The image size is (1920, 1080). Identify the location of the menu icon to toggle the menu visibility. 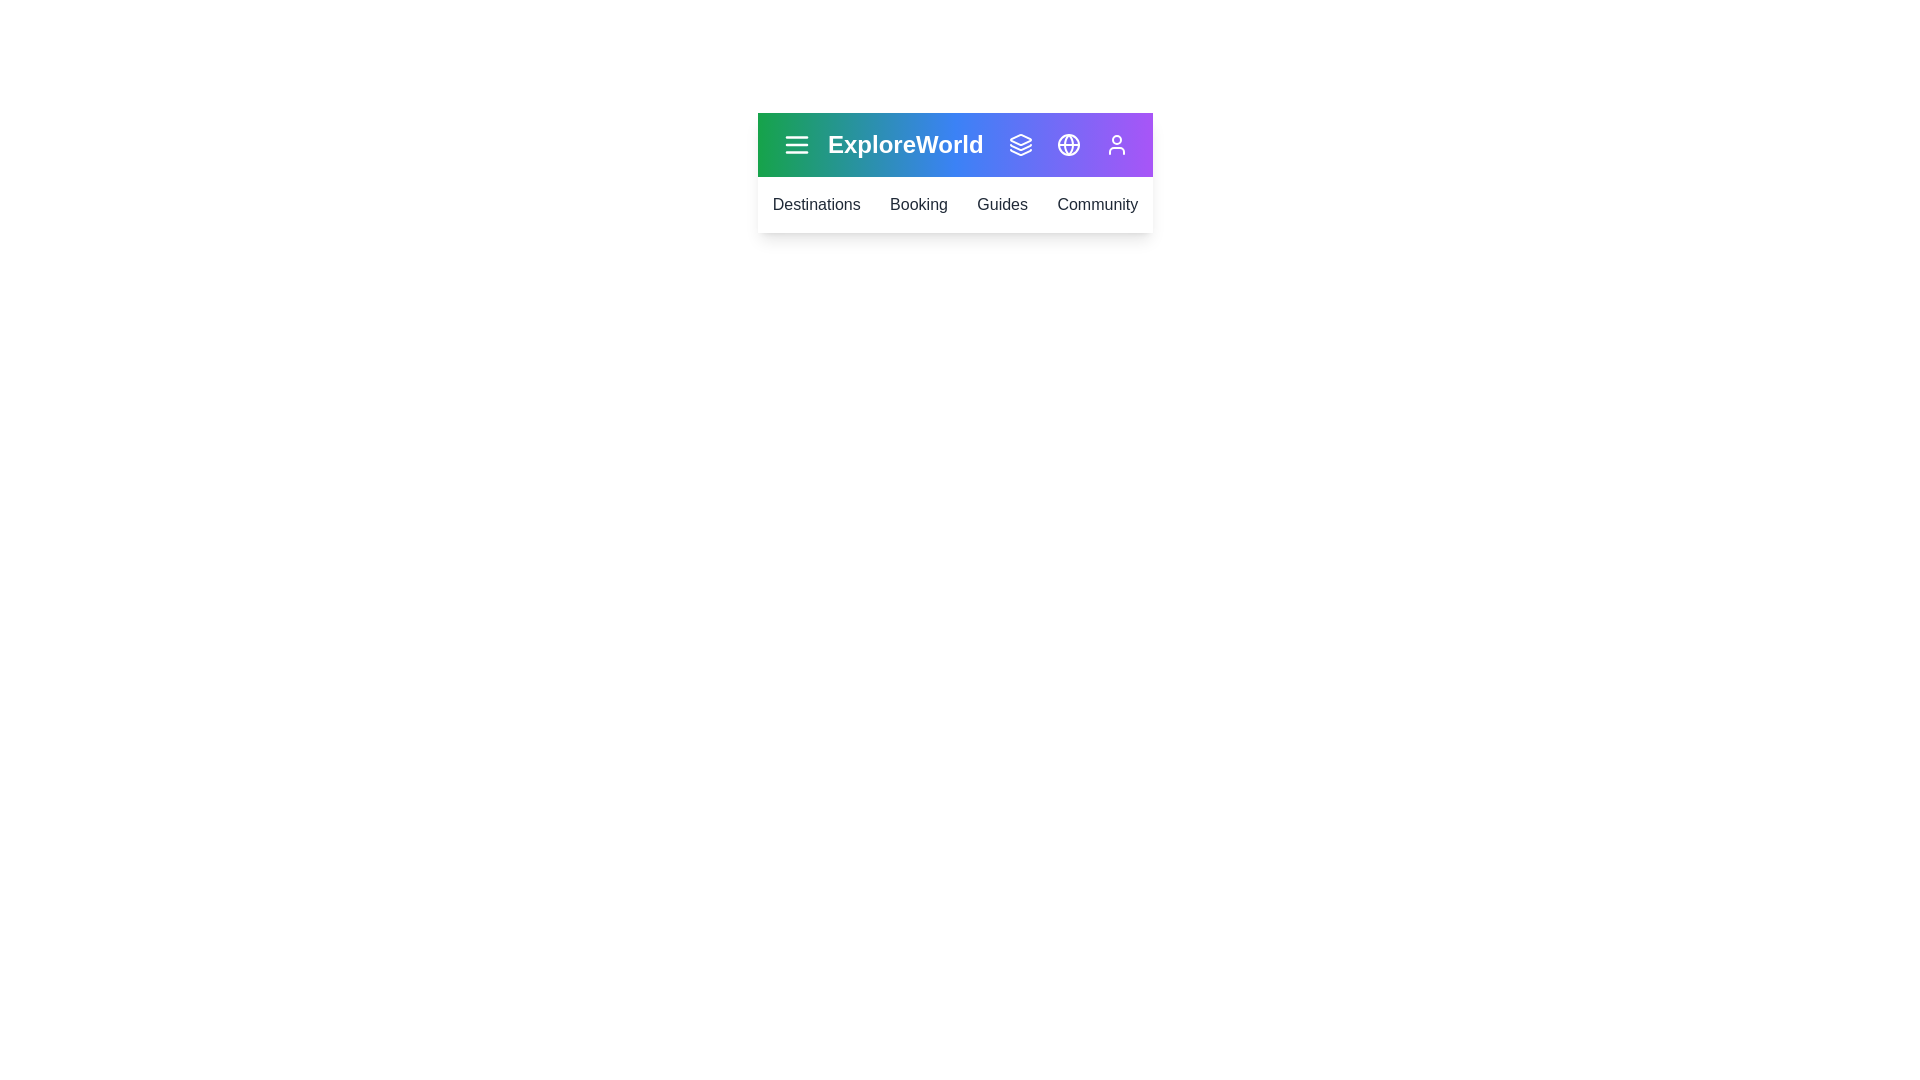
(795, 144).